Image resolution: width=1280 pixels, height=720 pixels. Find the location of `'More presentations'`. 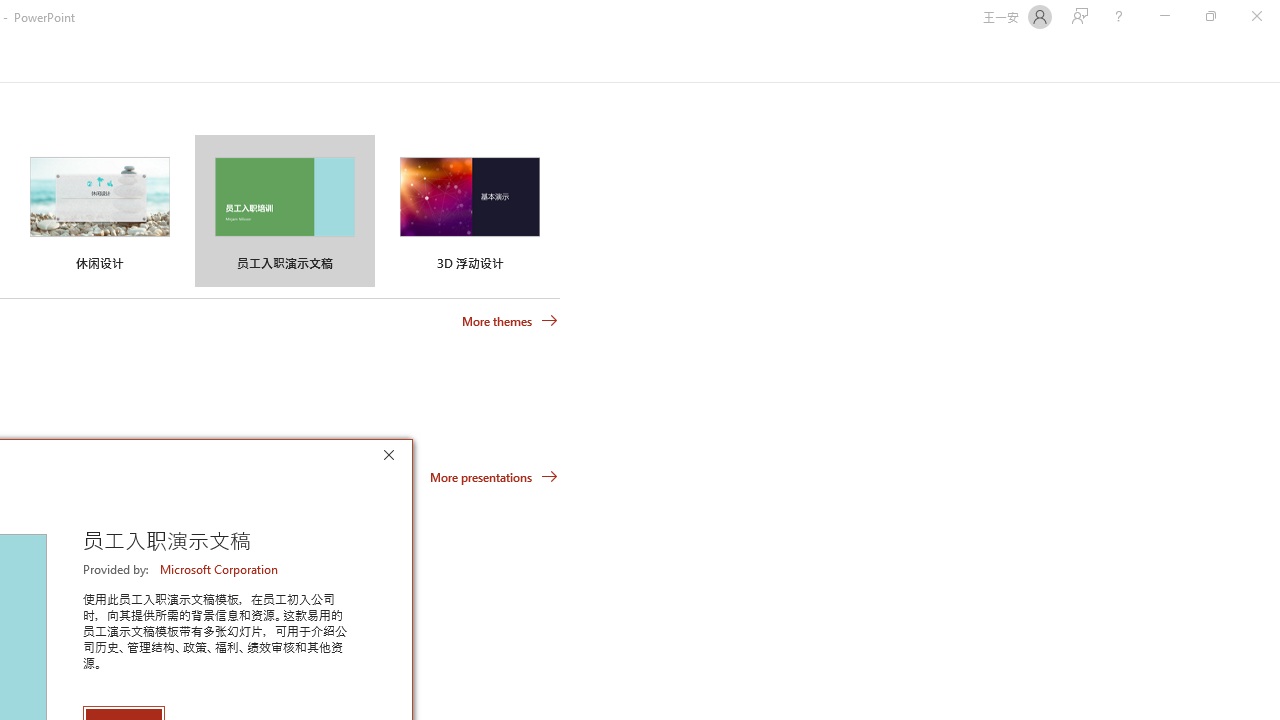

'More presentations' is located at coordinates (494, 477).